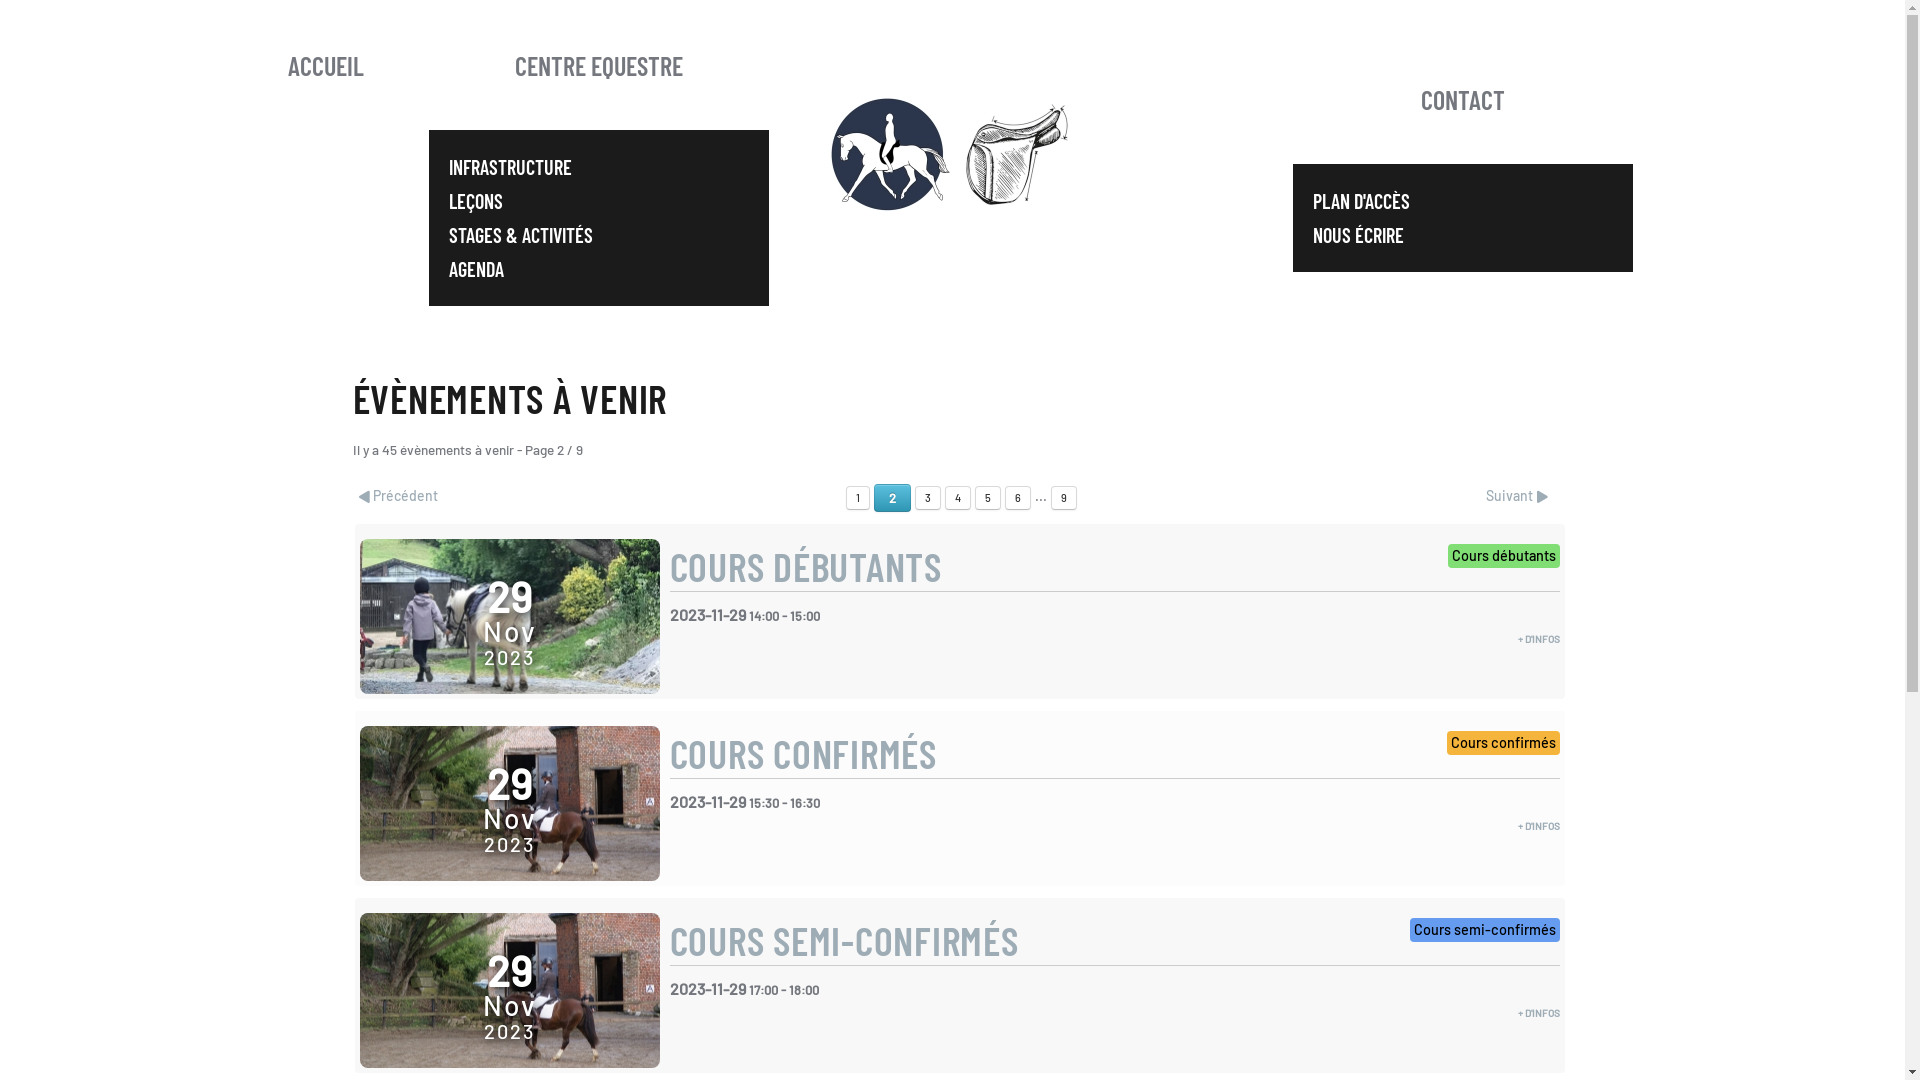 This screenshot has height=1080, width=1920. I want to click on '6', so click(1017, 496).